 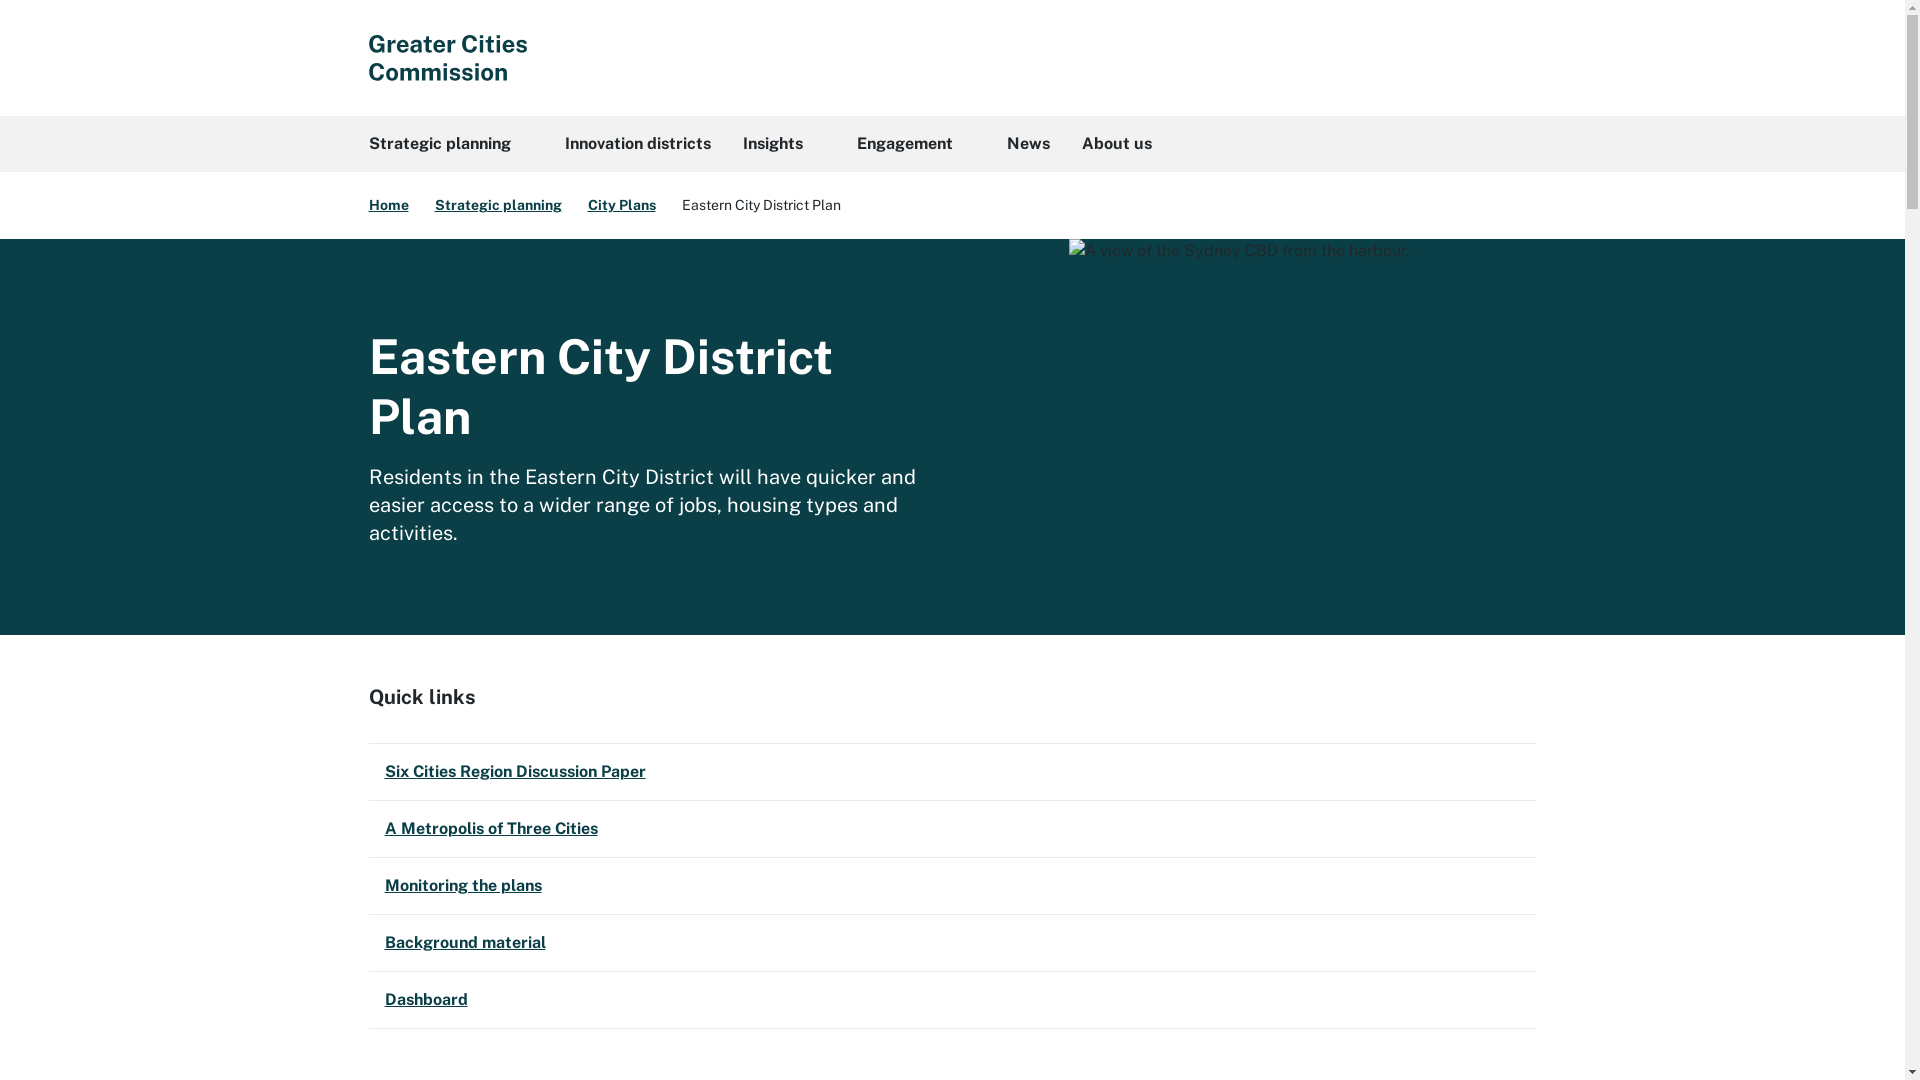 What do you see at coordinates (1512, 56) in the screenshot?
I see `'Show` at bounding box center [1512, 56].